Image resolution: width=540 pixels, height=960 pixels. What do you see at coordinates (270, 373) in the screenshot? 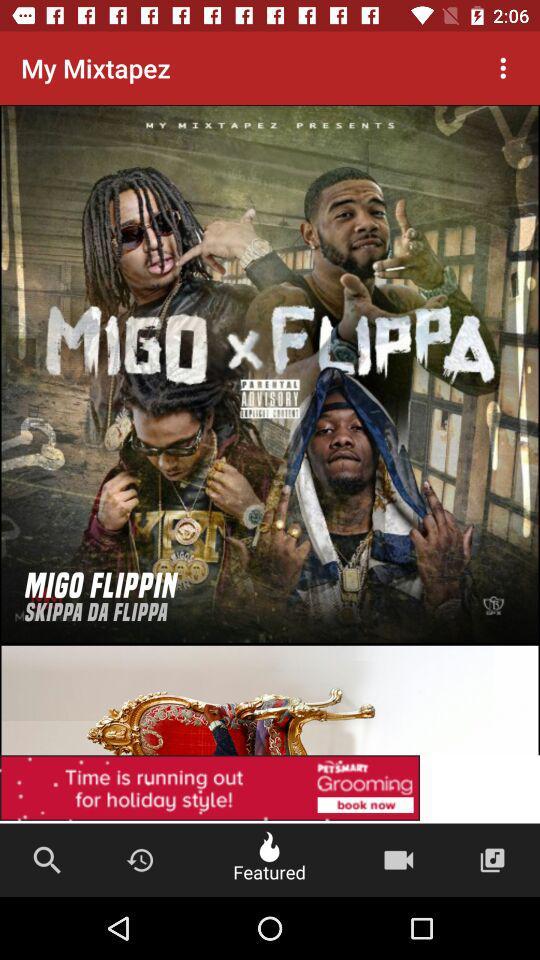
I see `hit to see album details` at bounding box center [270, 373].